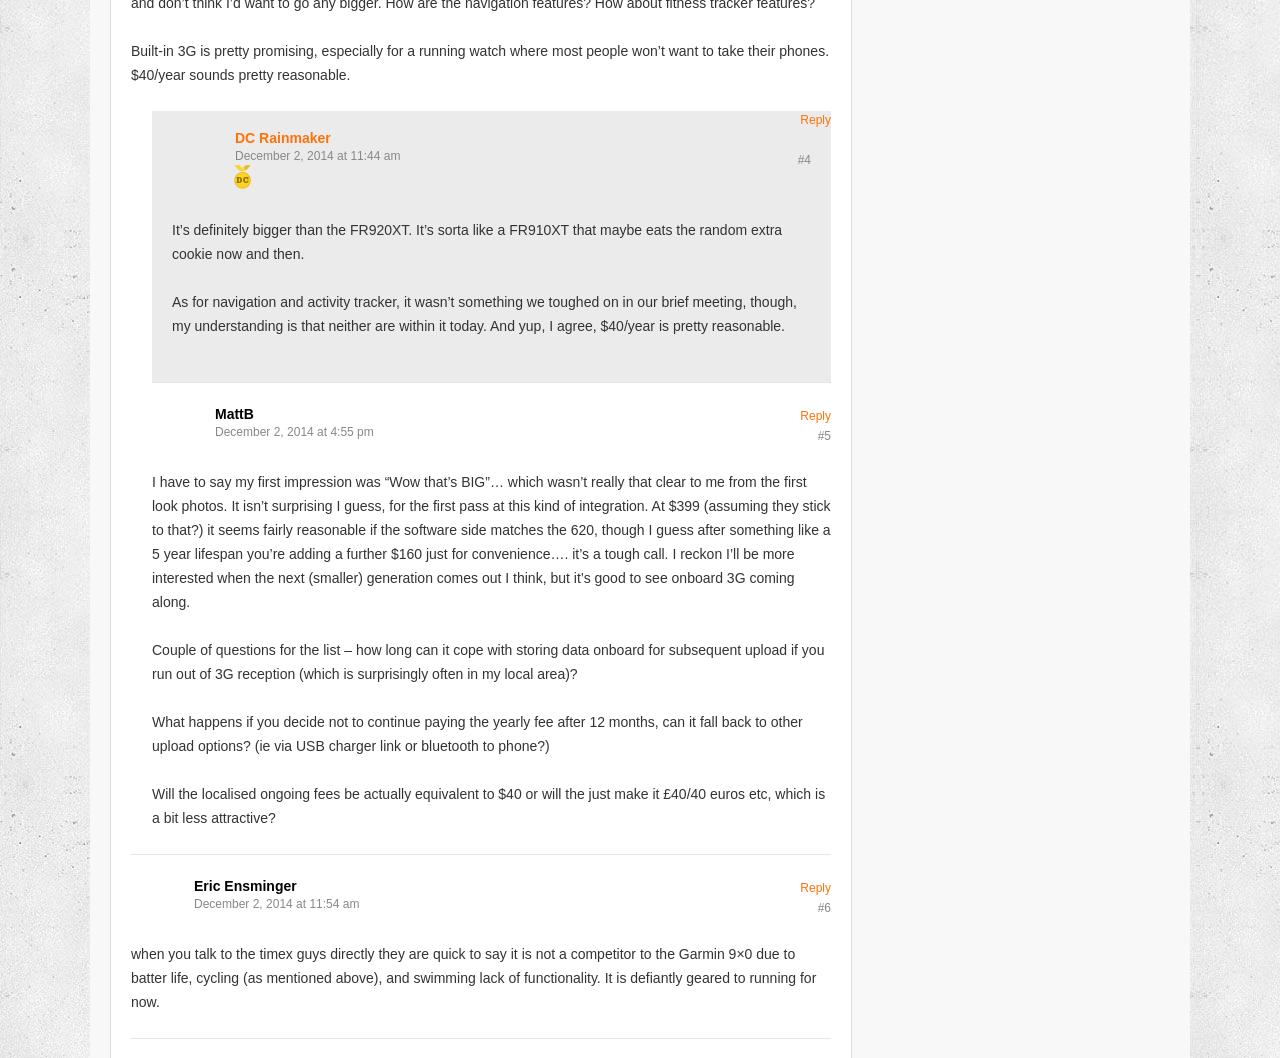 This screenshot has height=1058, width=1280. What do you see at coordinates (243, 885) in the screenshot?
I see `'Eric Ensminger'` at bounding box center [243, 885].